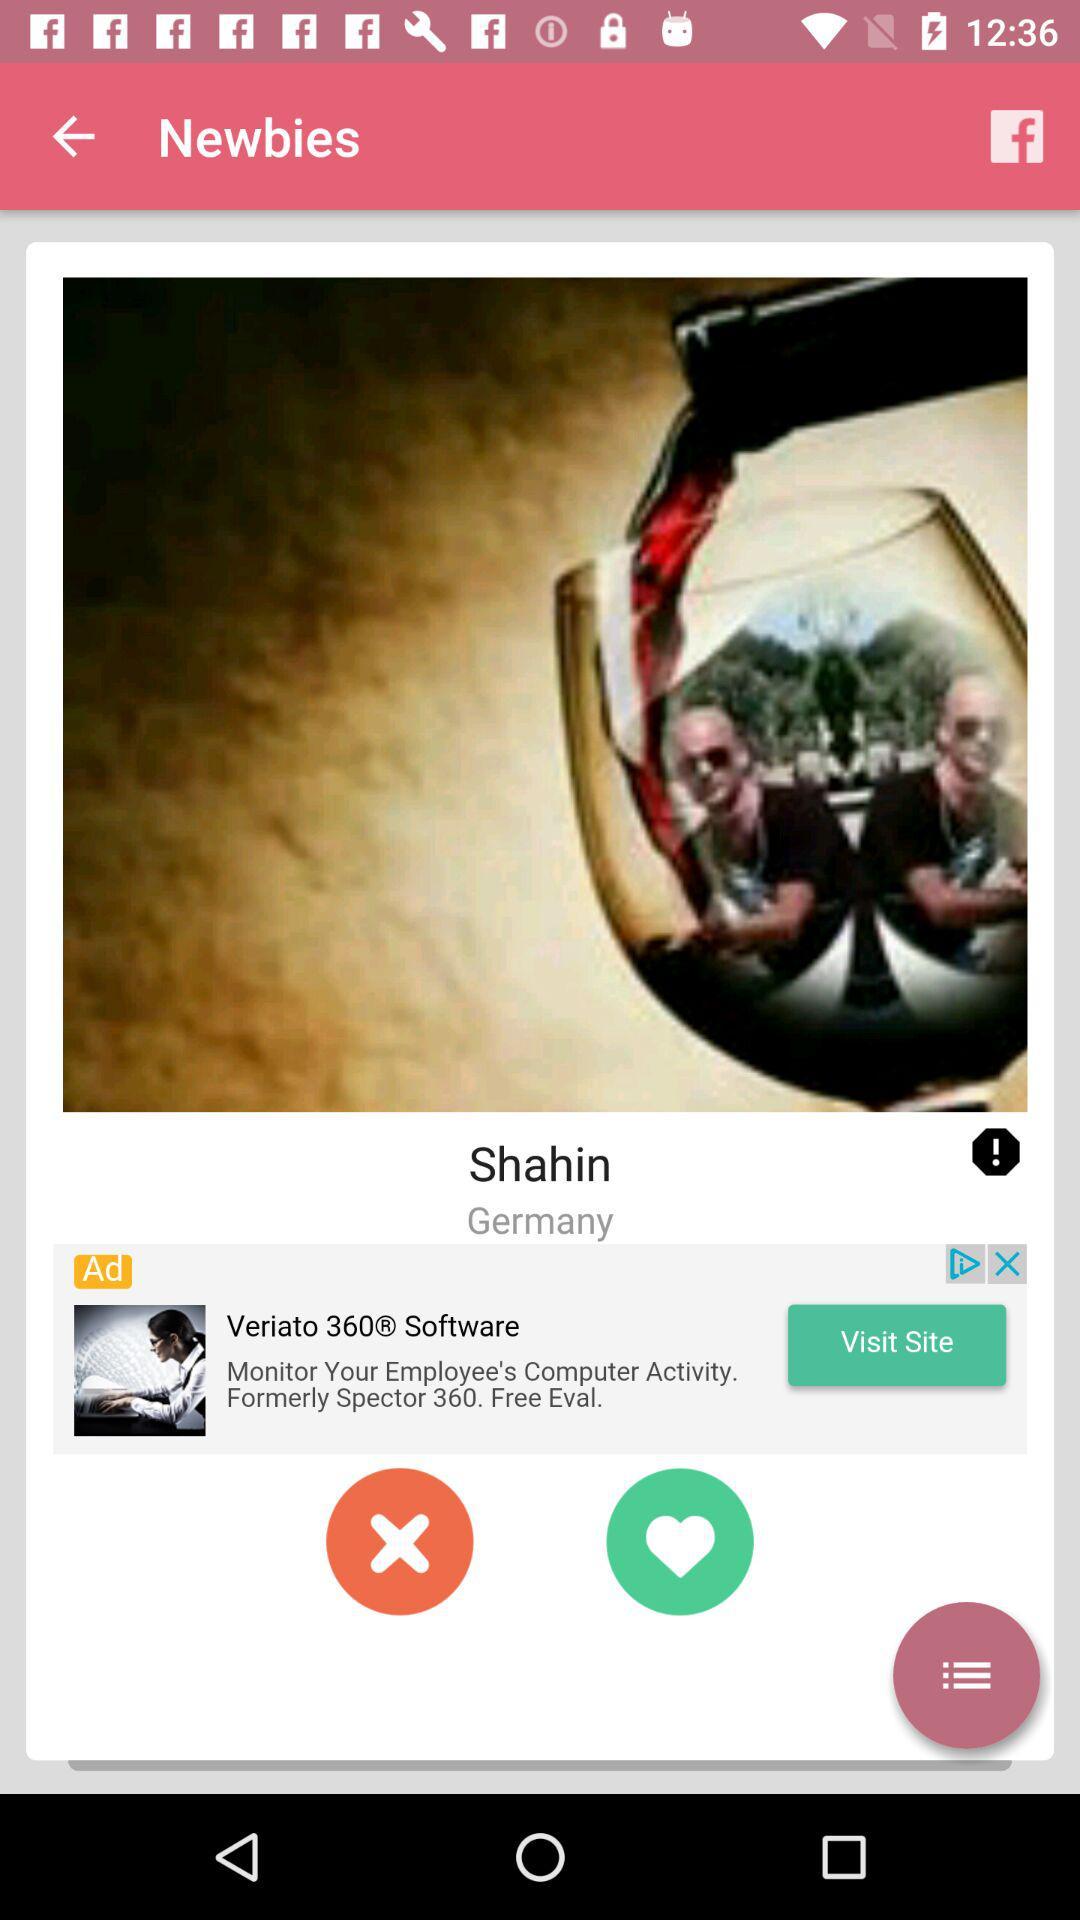 The height and width of the screenshot is (1920, 1080). Describe the element at coordinates (995, 1152) in the screenshot. I see `icorn` at that location.